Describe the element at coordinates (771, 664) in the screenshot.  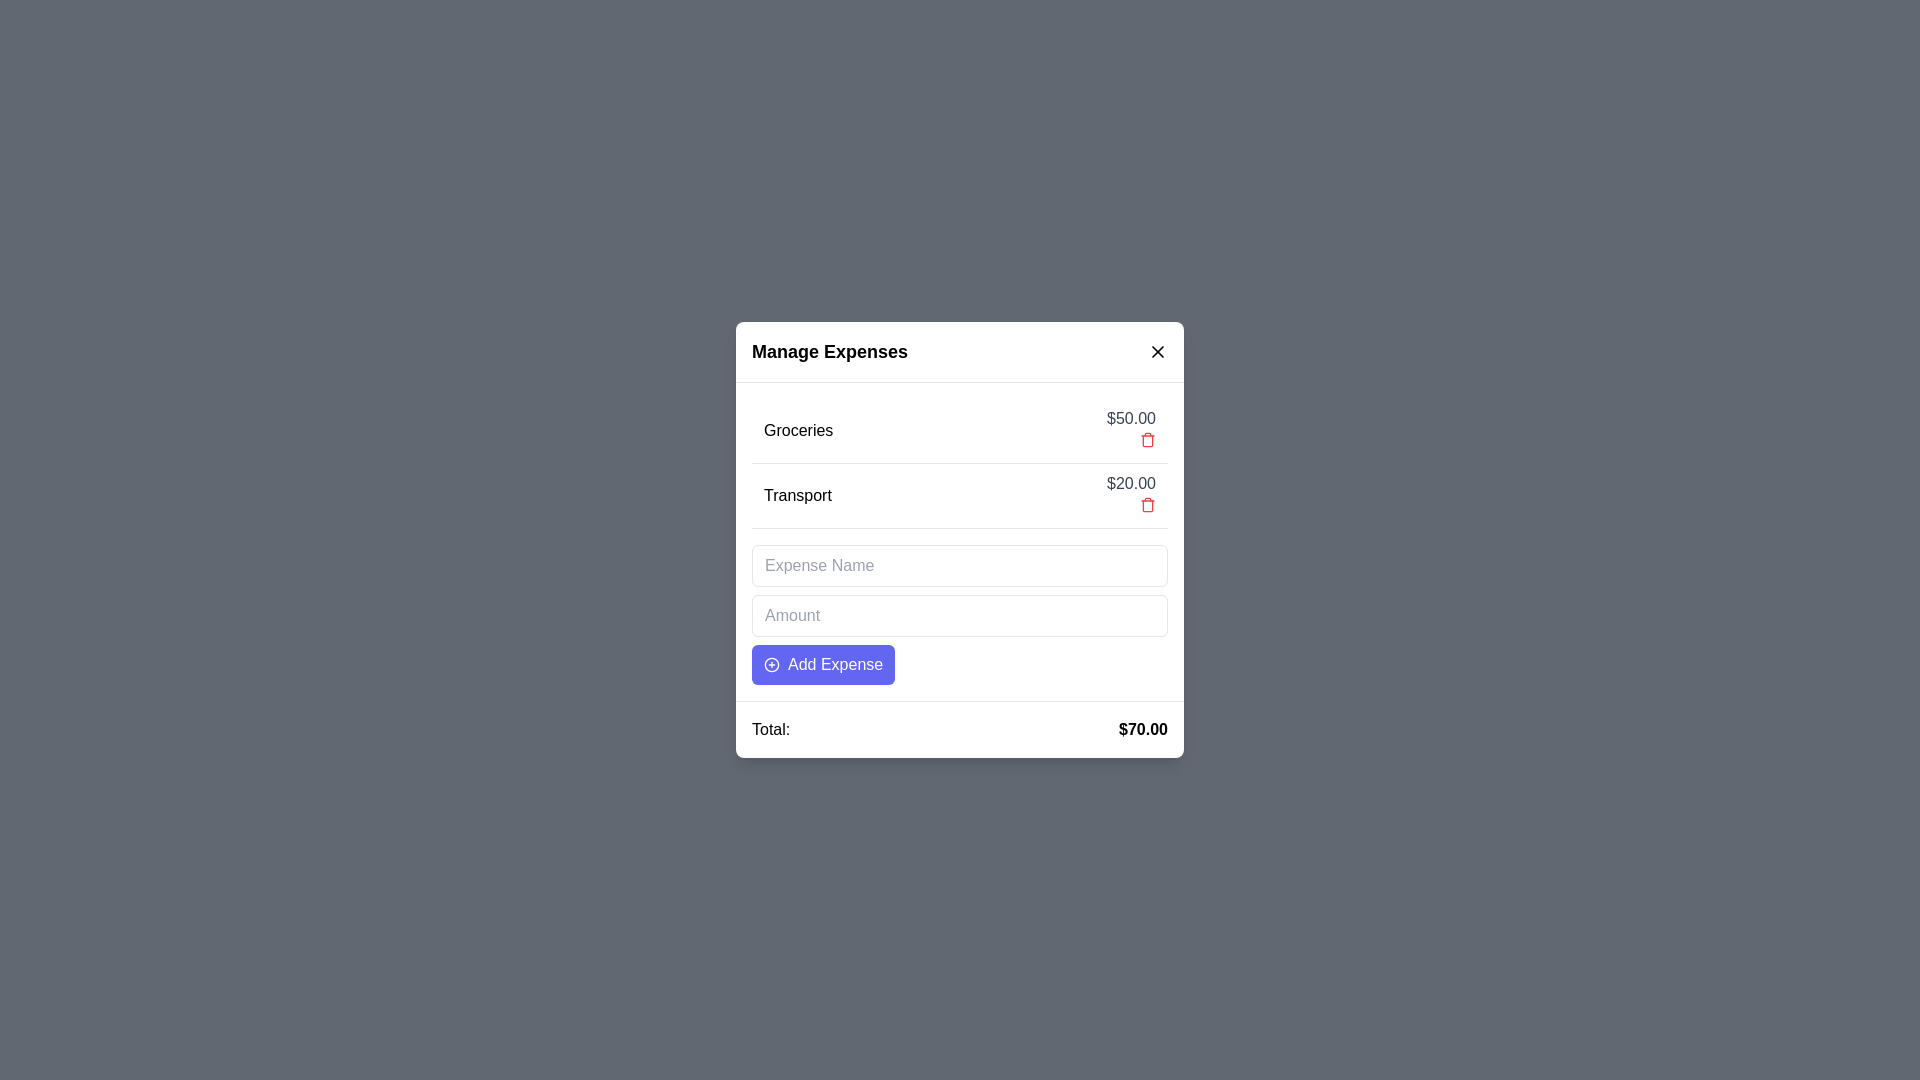
I see `the 'Add Expense' button located at the bottom-left of the dialog window, which contains a decorative or functional icon emphasizing its purpose` at that location.